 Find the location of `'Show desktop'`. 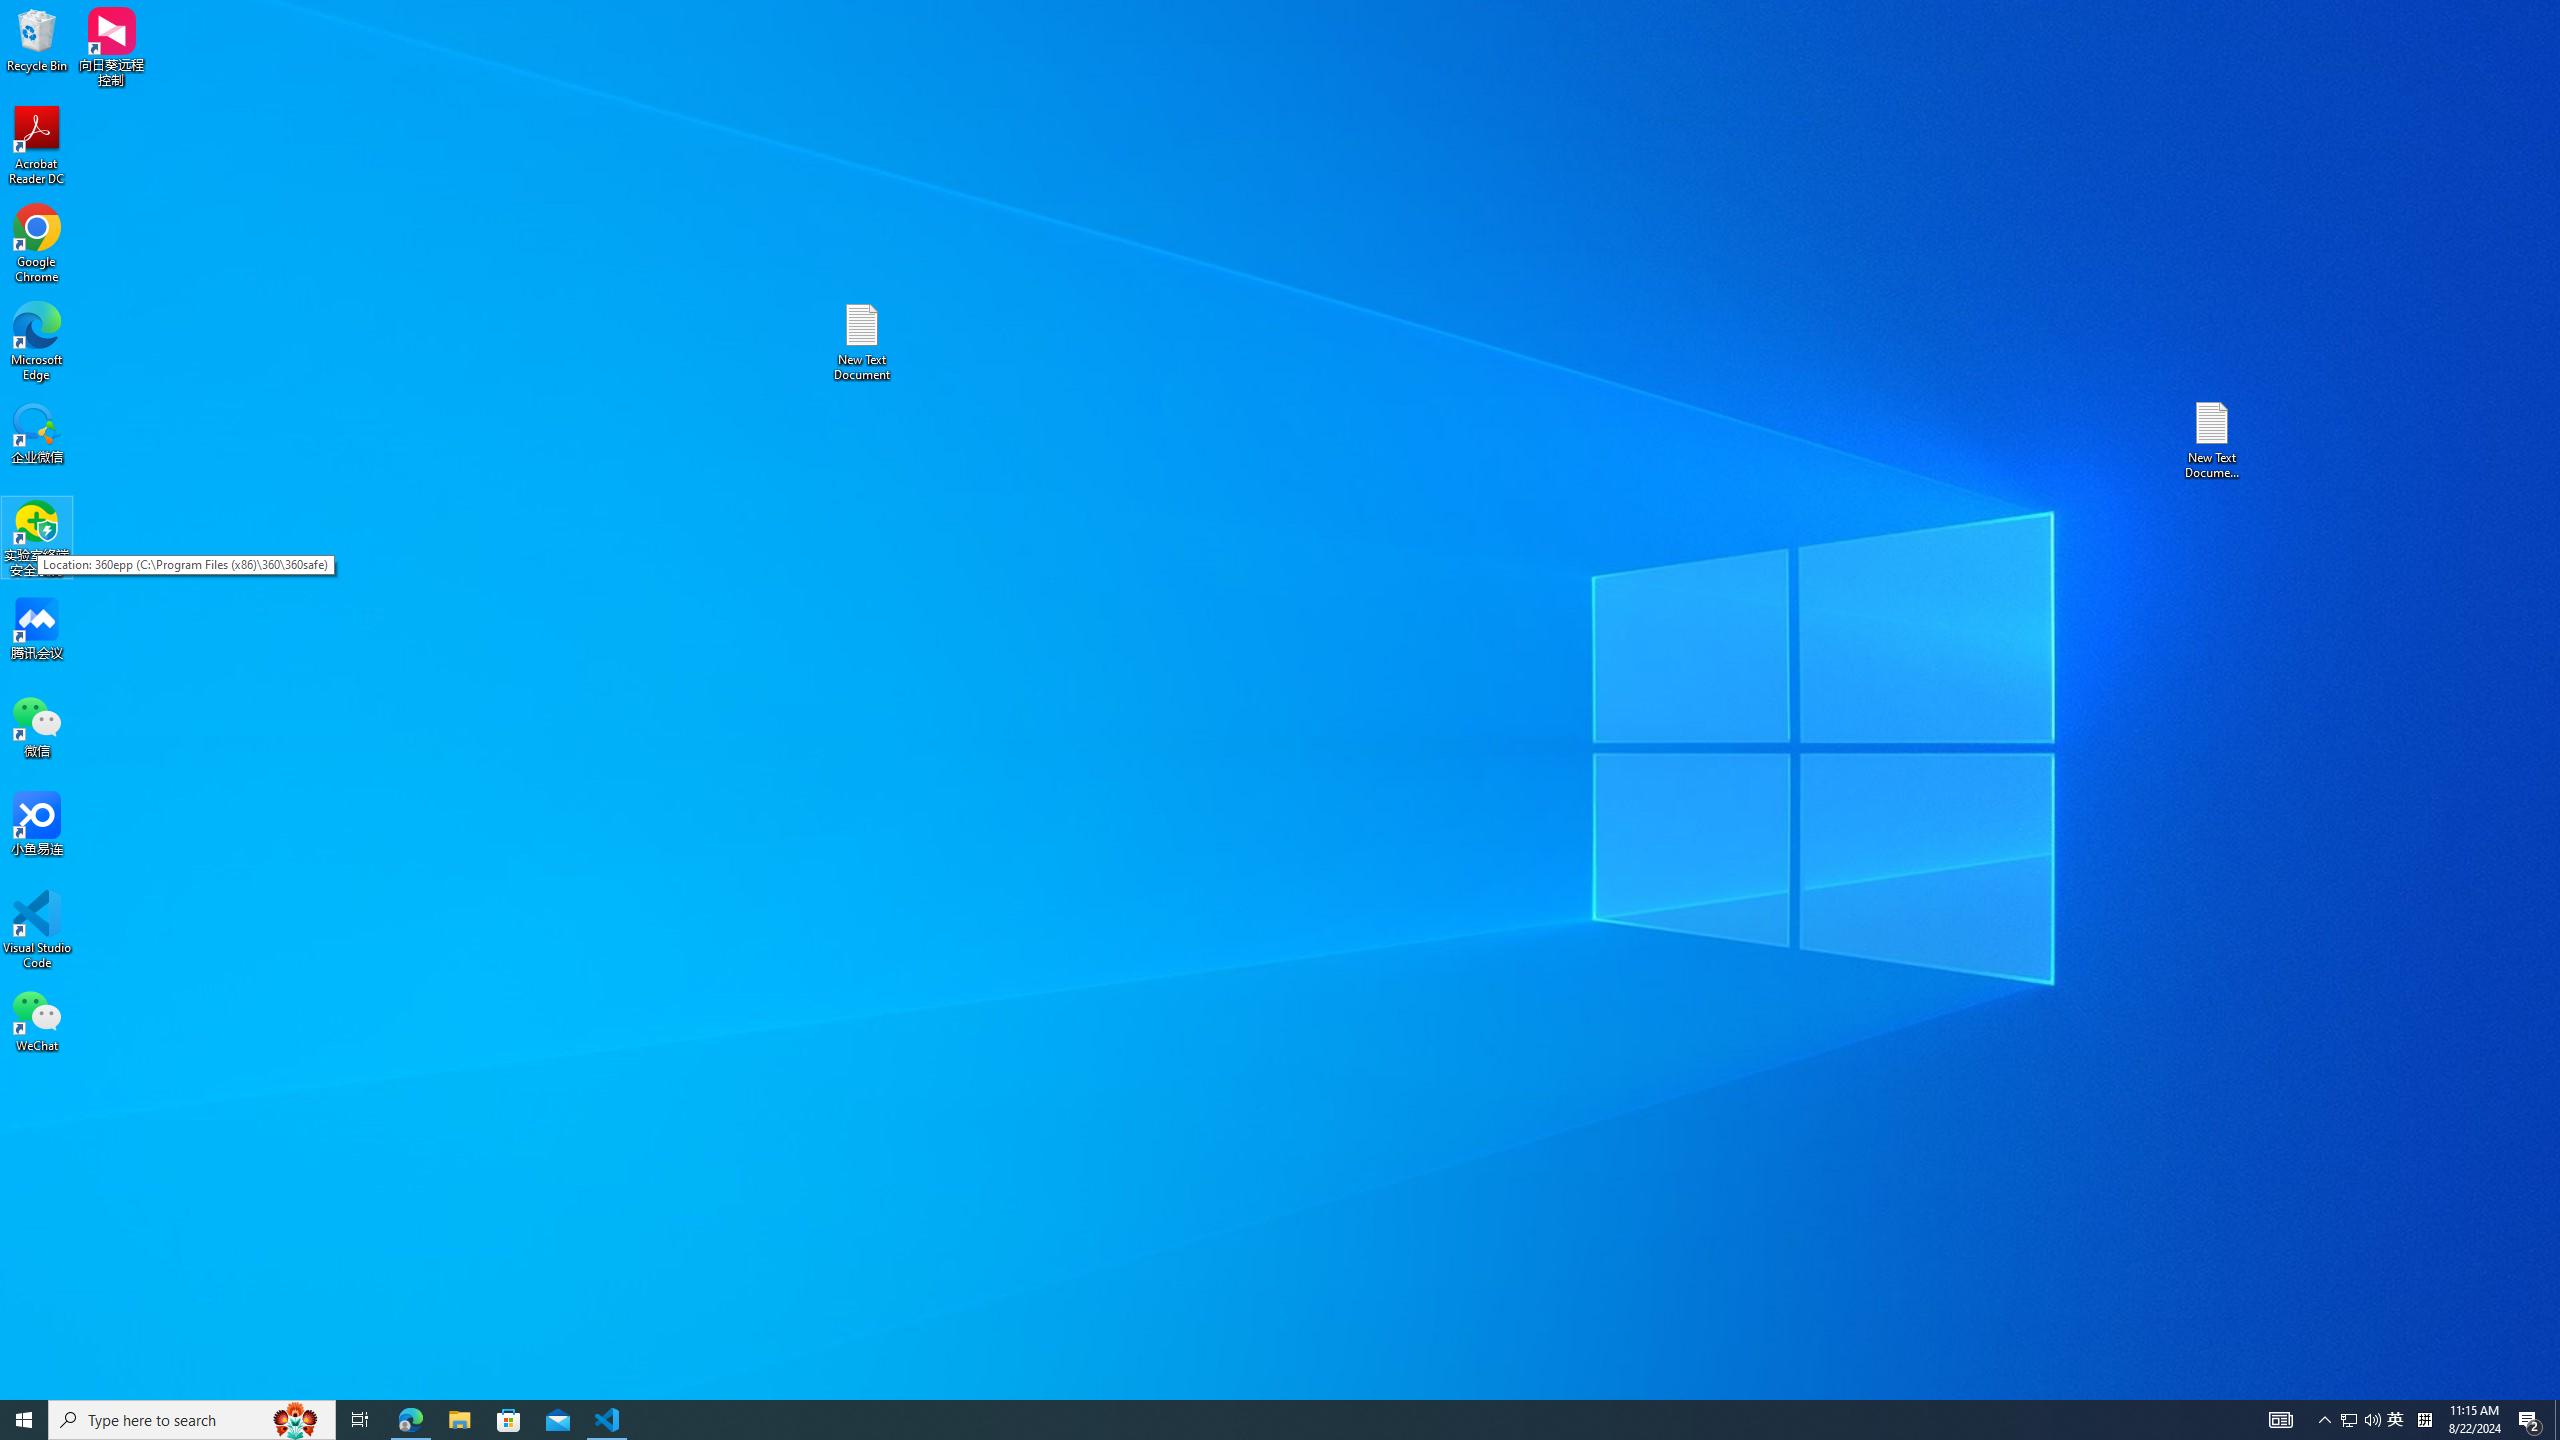

'Show desktop' is located at coordinates (2556, 1418).